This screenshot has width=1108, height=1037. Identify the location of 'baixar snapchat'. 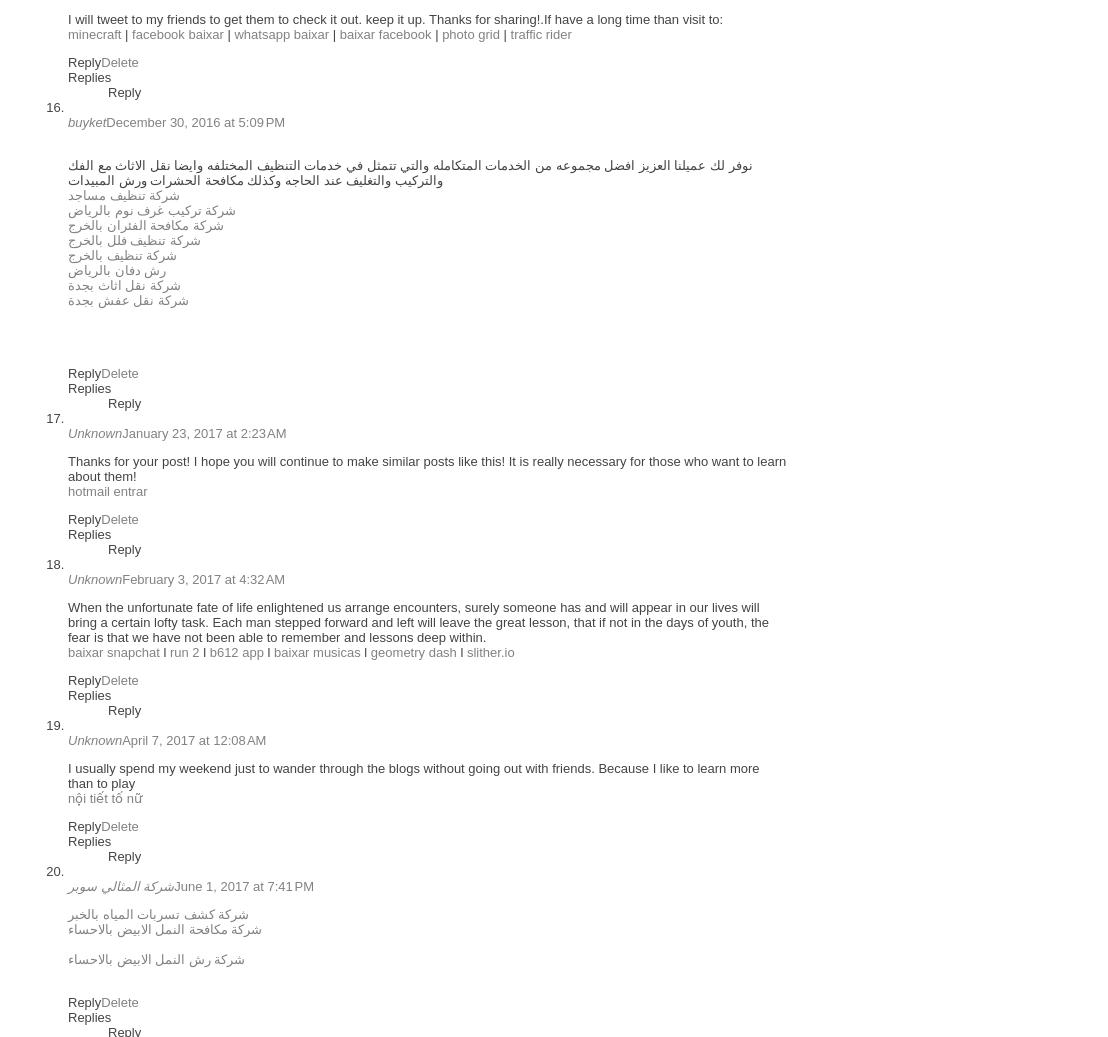
(113, 652).